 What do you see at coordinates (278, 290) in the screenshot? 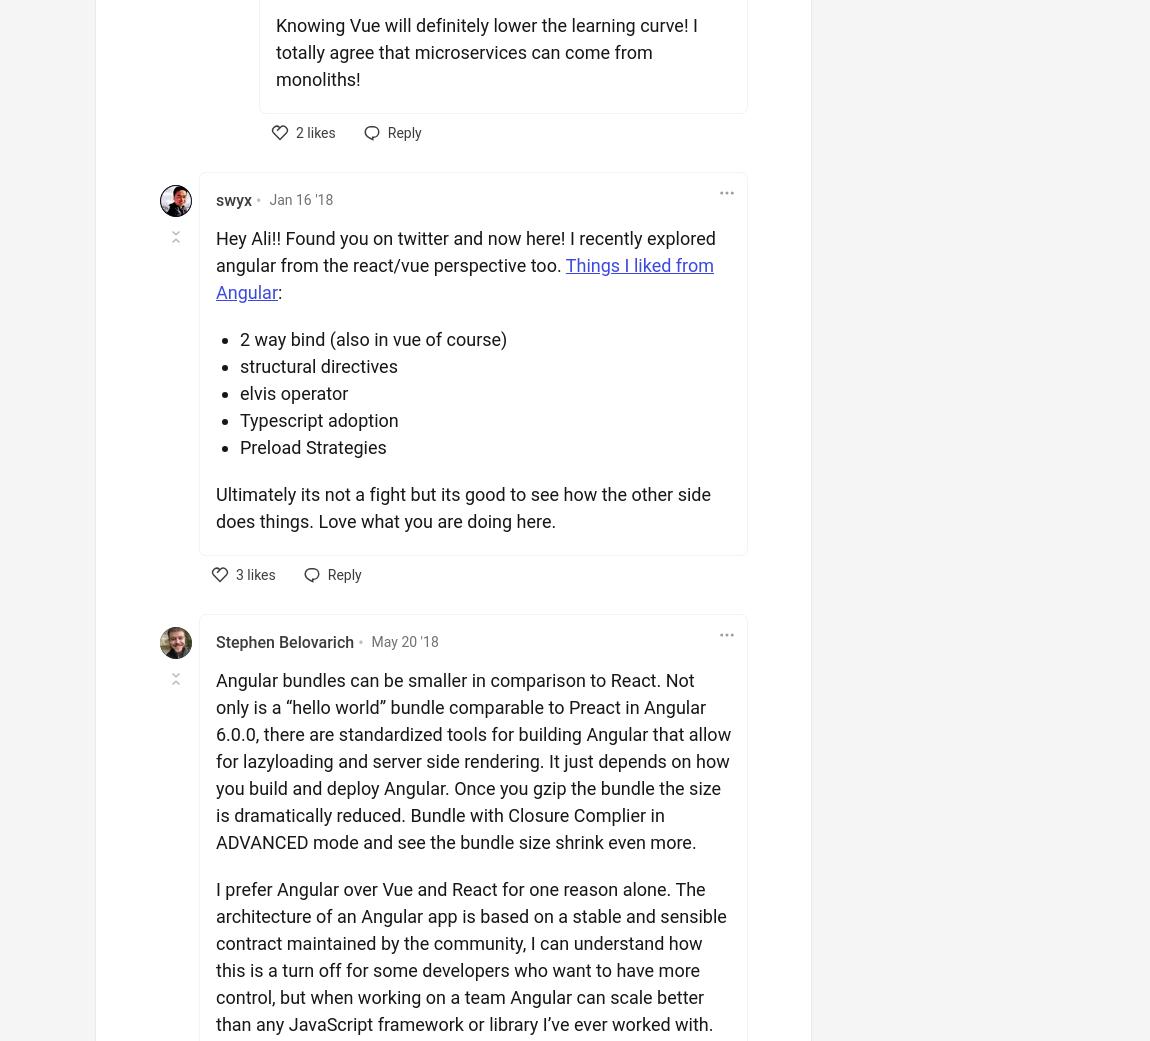
I see `':'` at bounding box center [278, 290].